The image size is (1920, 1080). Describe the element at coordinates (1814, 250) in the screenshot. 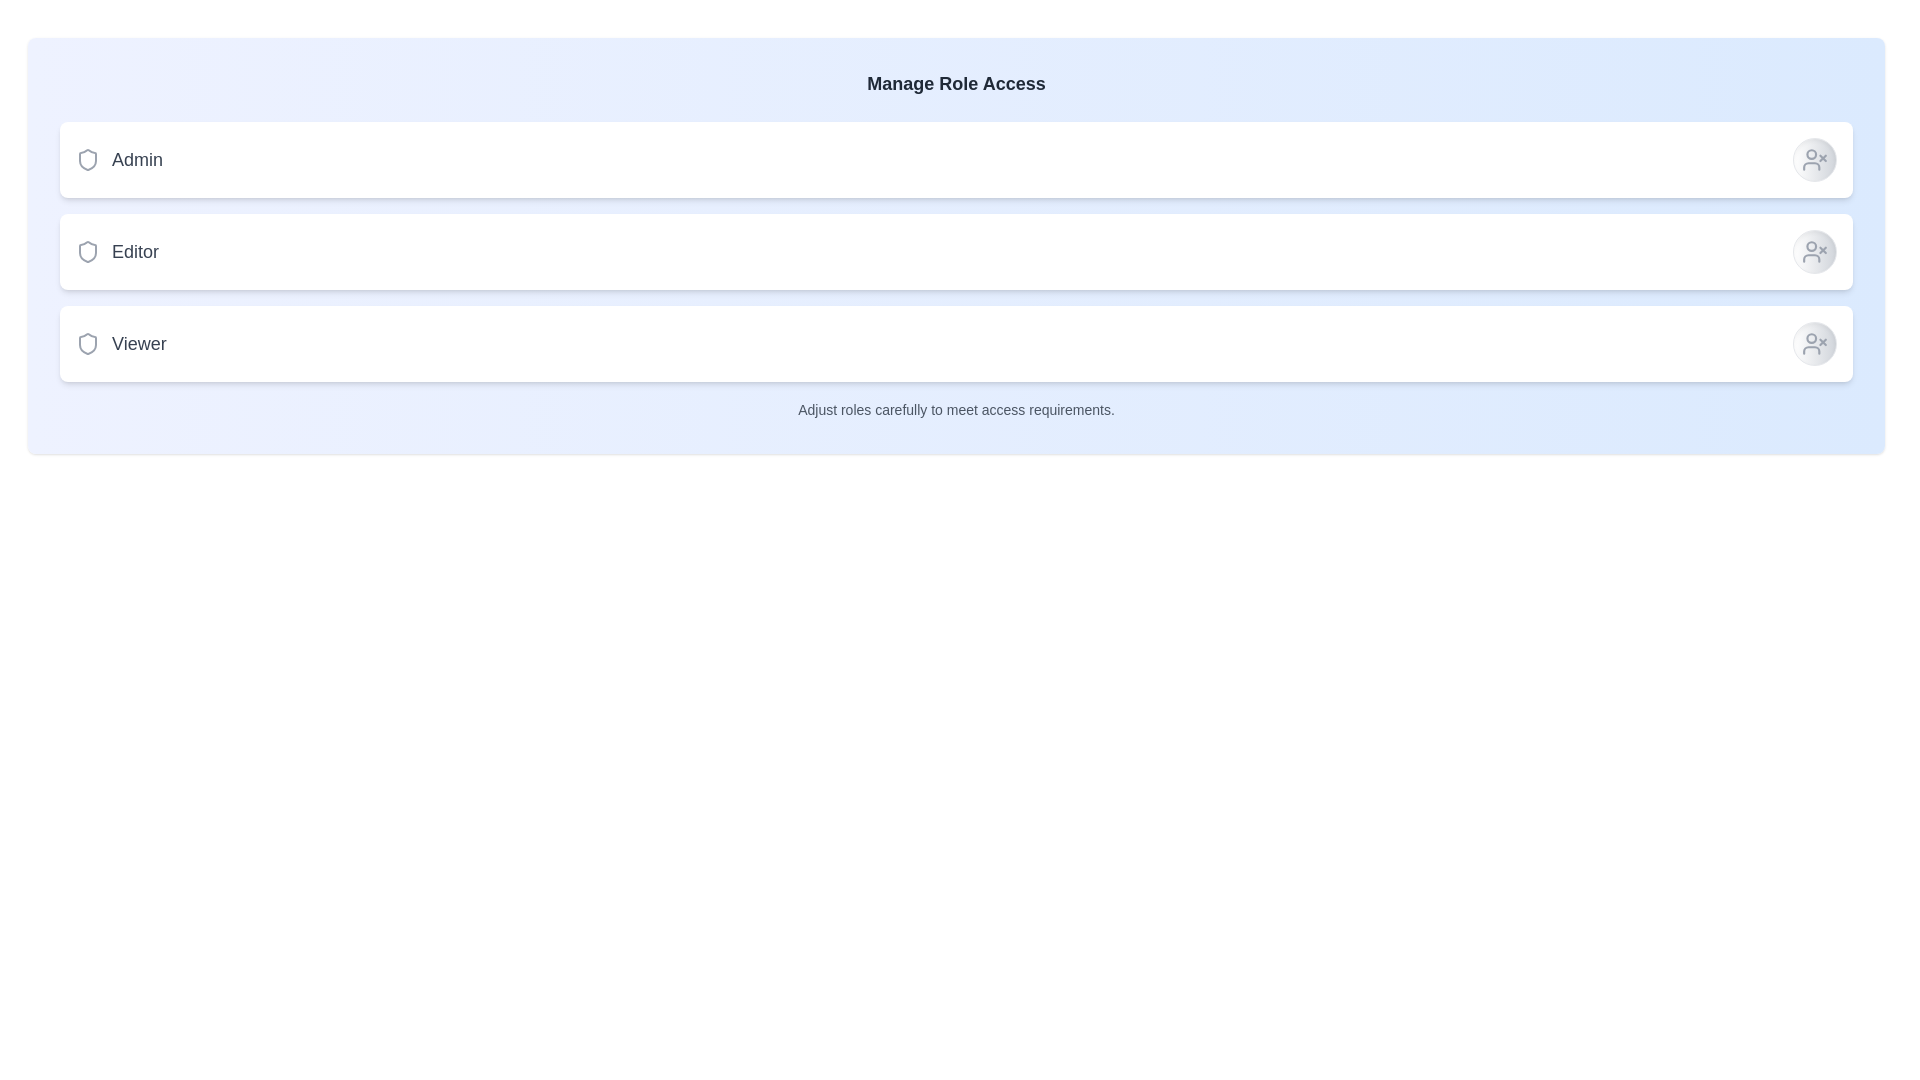

I see `the user silhouette icon with an 'X' in the circular button for the 'remove user' action` at that location.